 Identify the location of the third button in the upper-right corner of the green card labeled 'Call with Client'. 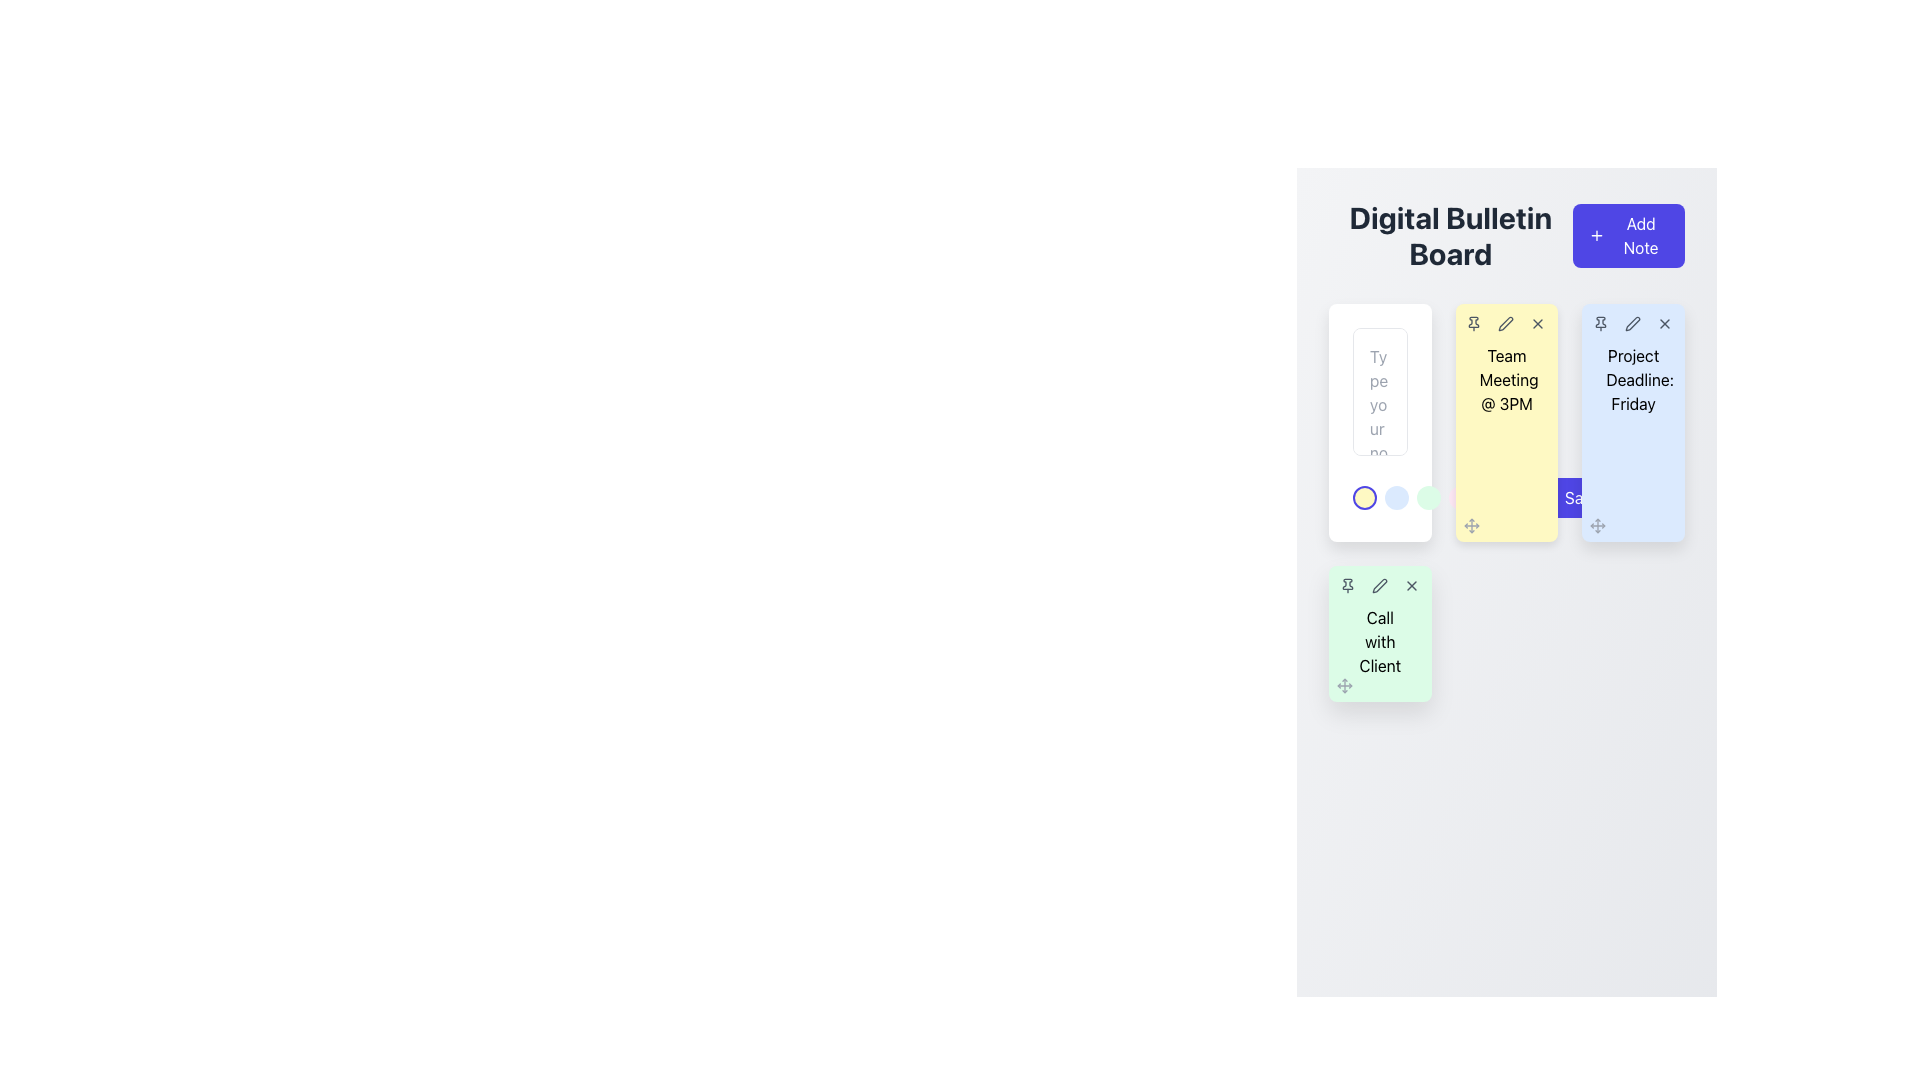
(1410, 585).